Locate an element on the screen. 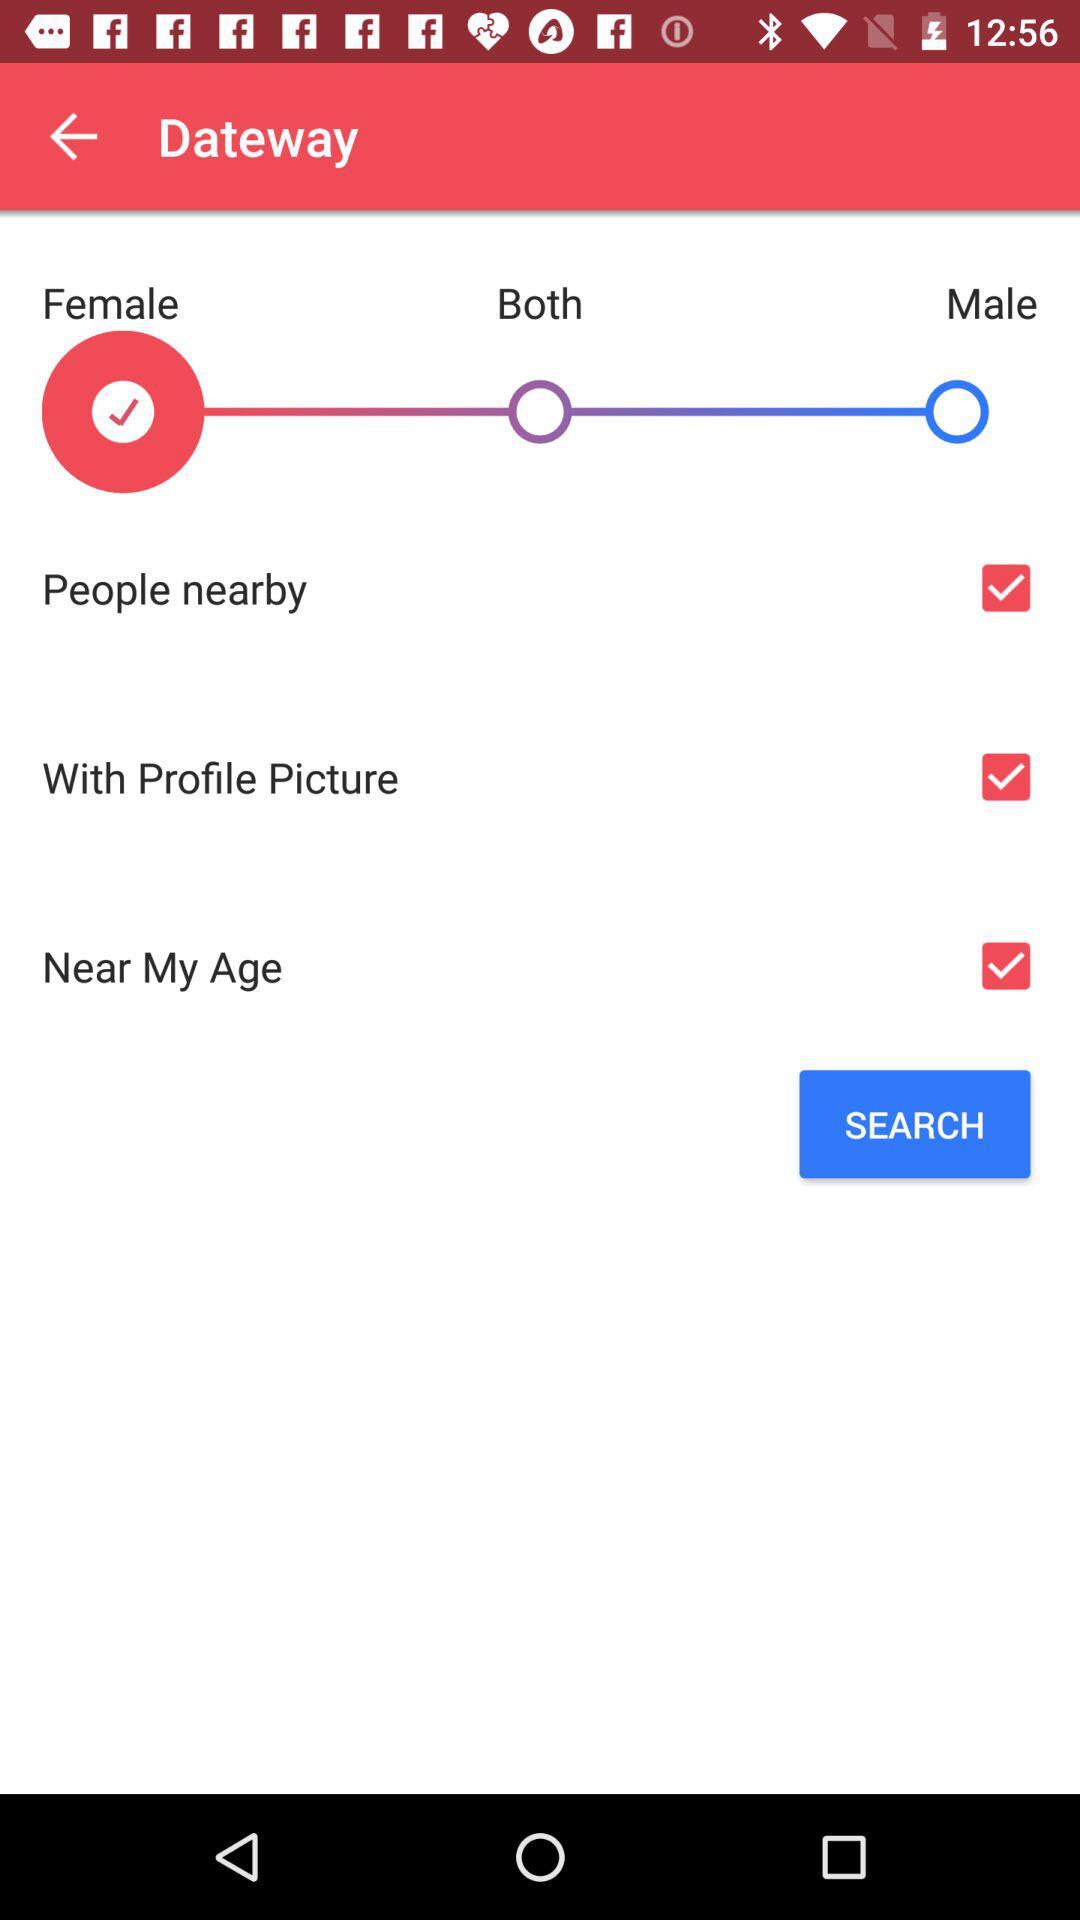  the search is located at coordinates (914, 1124).